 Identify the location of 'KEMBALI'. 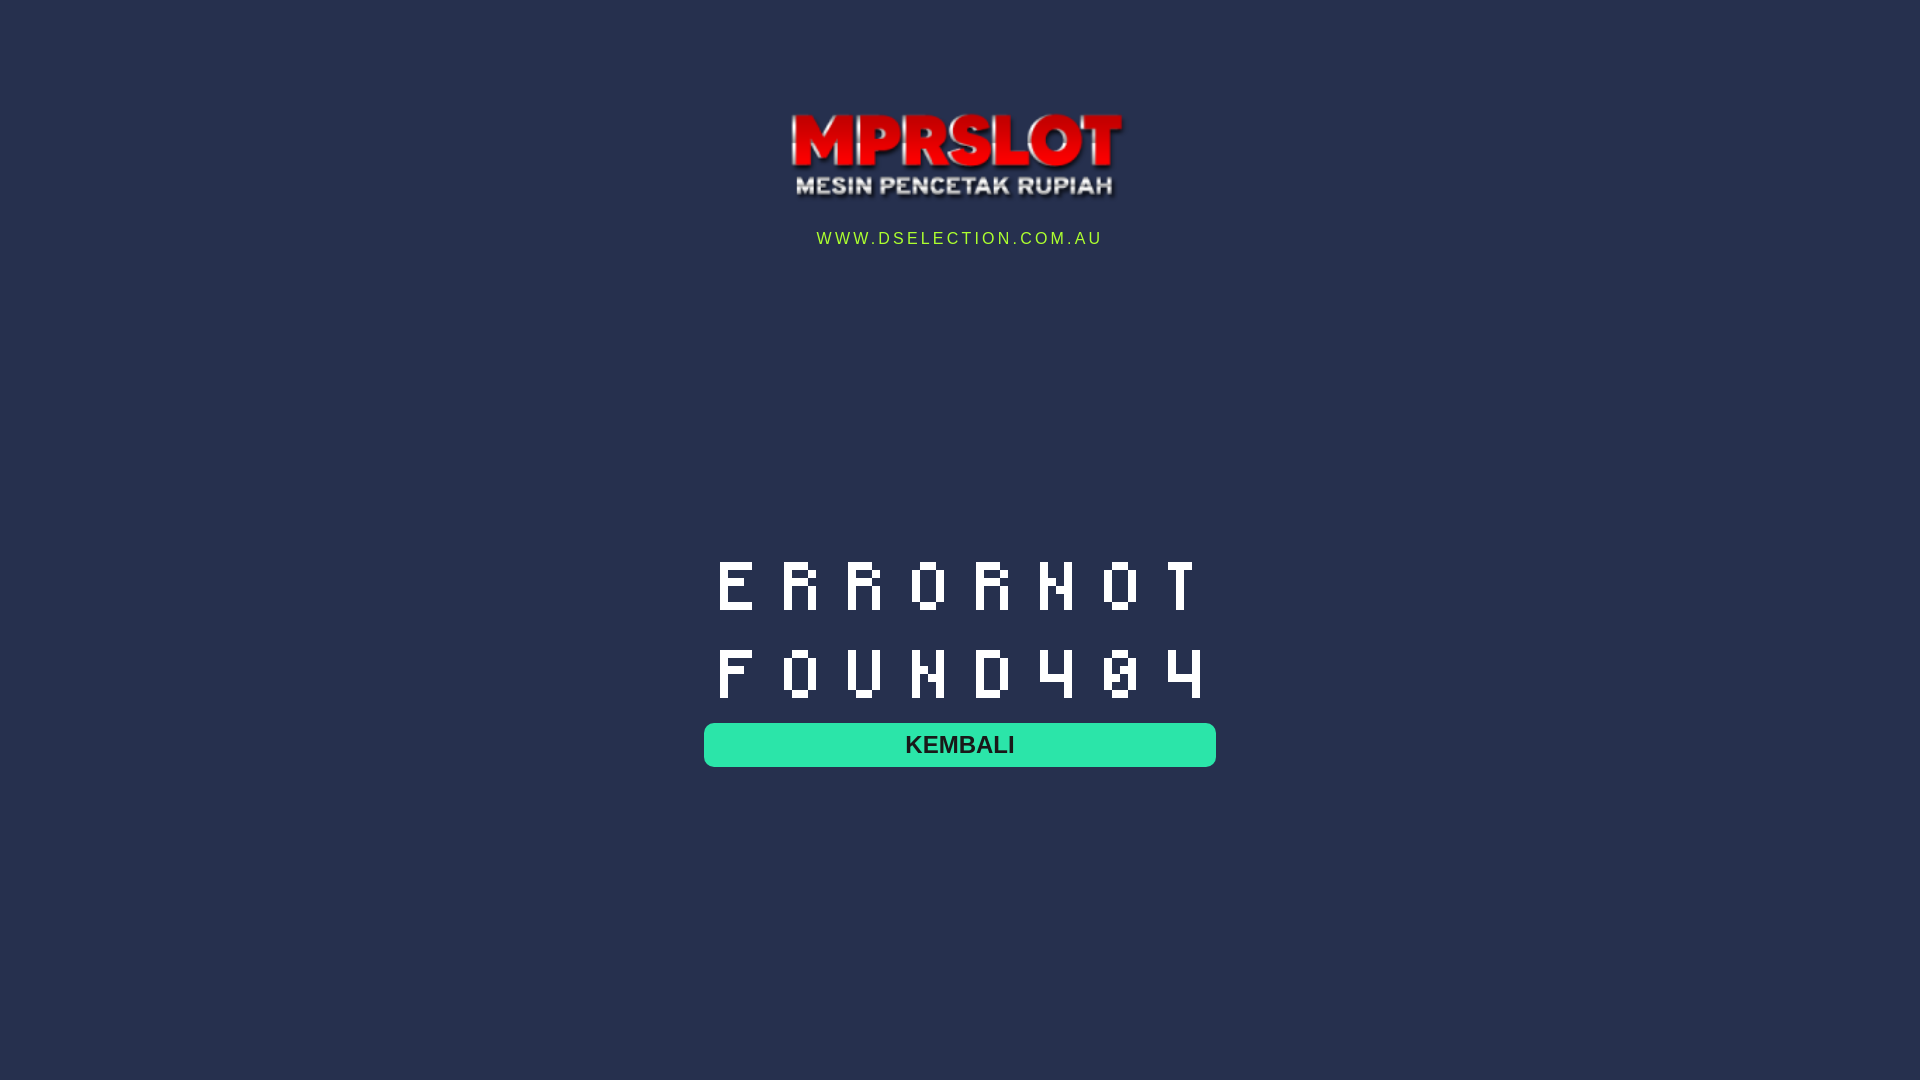
(960, 744).